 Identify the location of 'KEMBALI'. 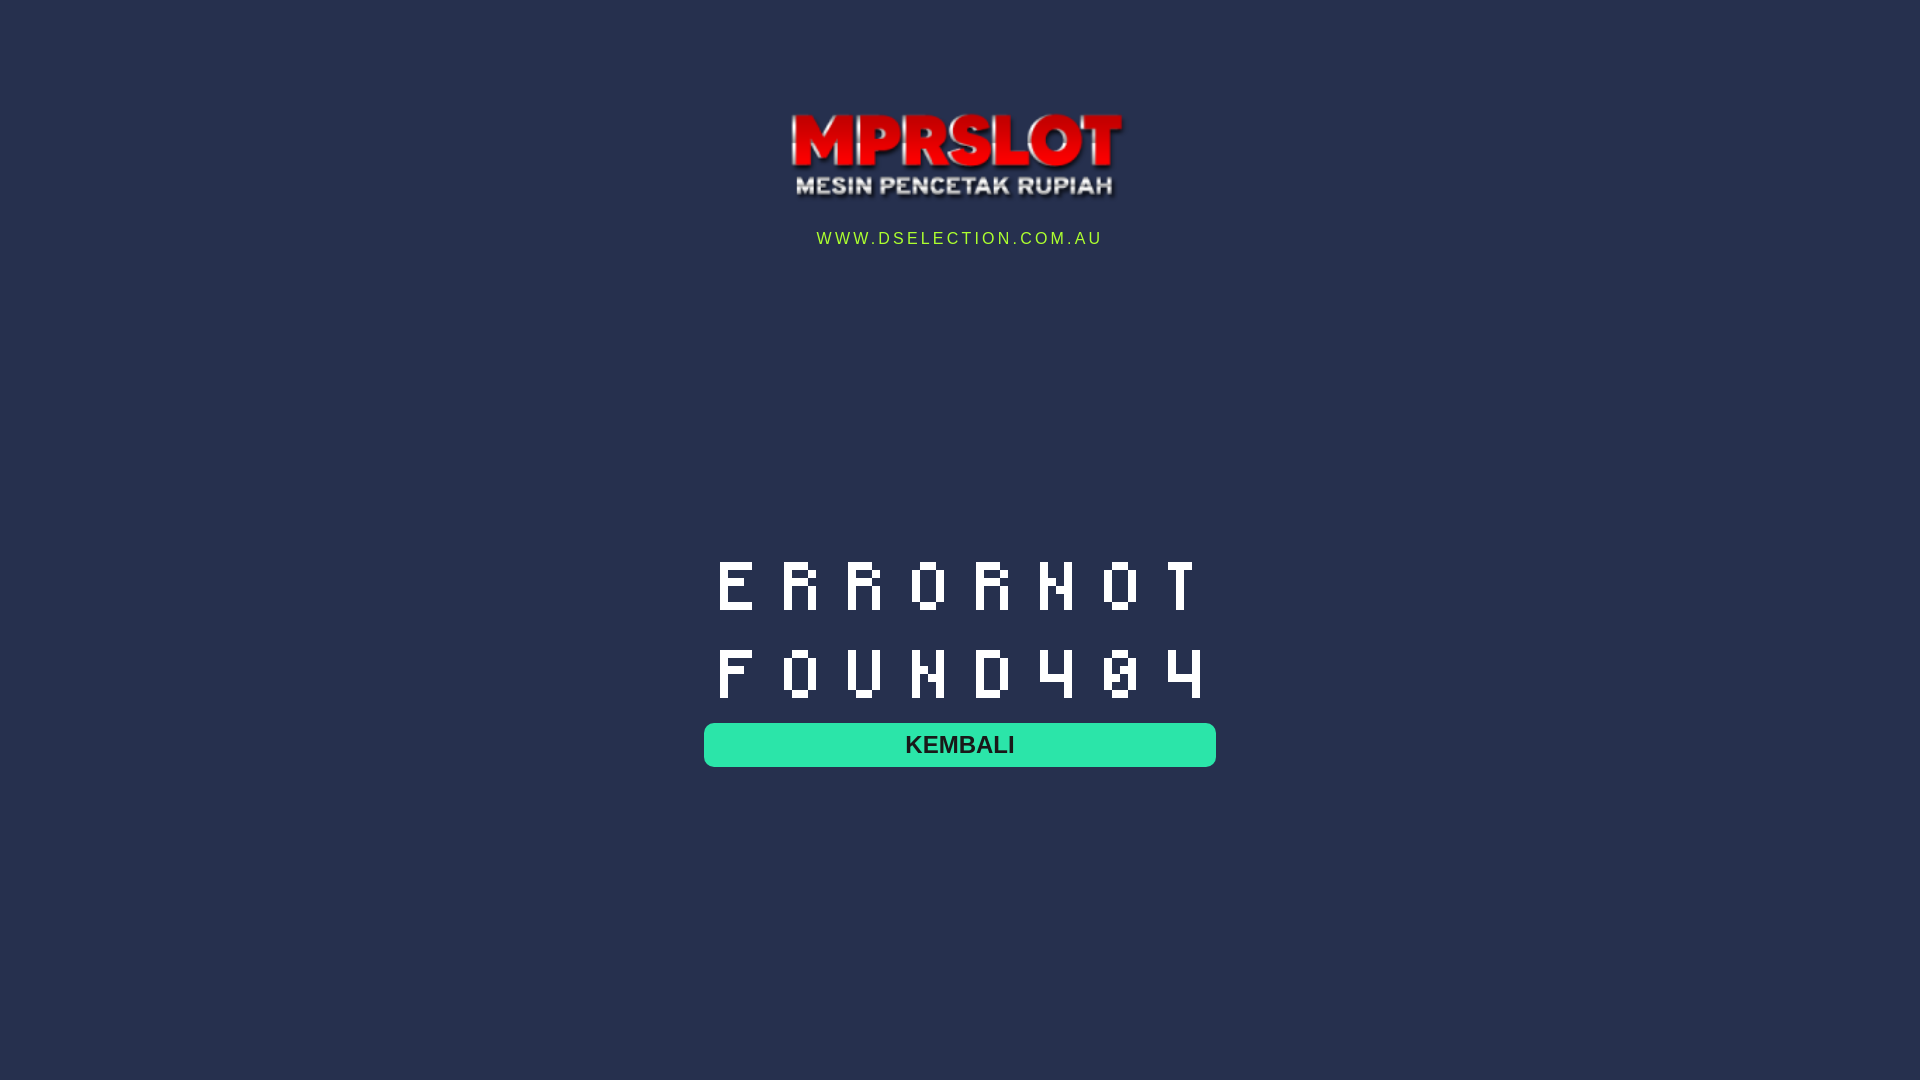
(960, 744).